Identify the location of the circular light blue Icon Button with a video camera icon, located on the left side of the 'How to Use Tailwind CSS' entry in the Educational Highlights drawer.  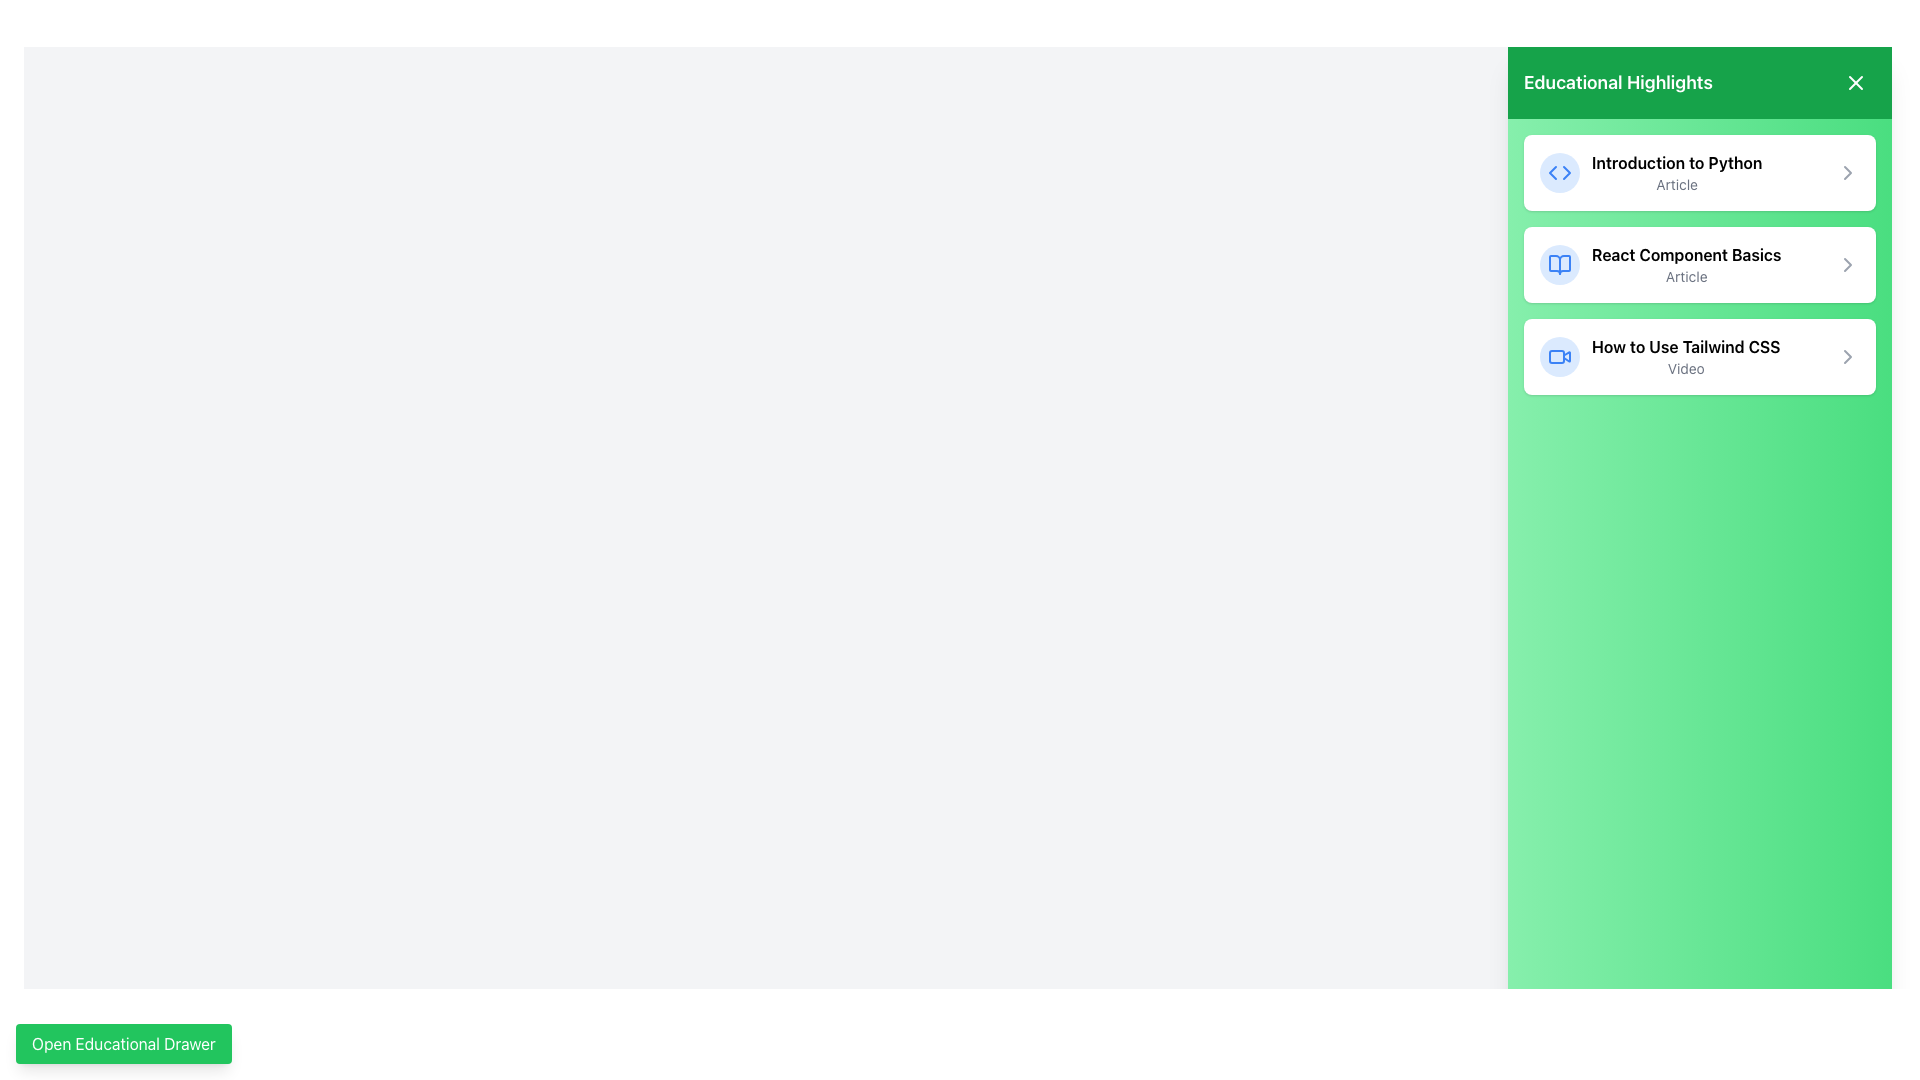
(1559, 356).